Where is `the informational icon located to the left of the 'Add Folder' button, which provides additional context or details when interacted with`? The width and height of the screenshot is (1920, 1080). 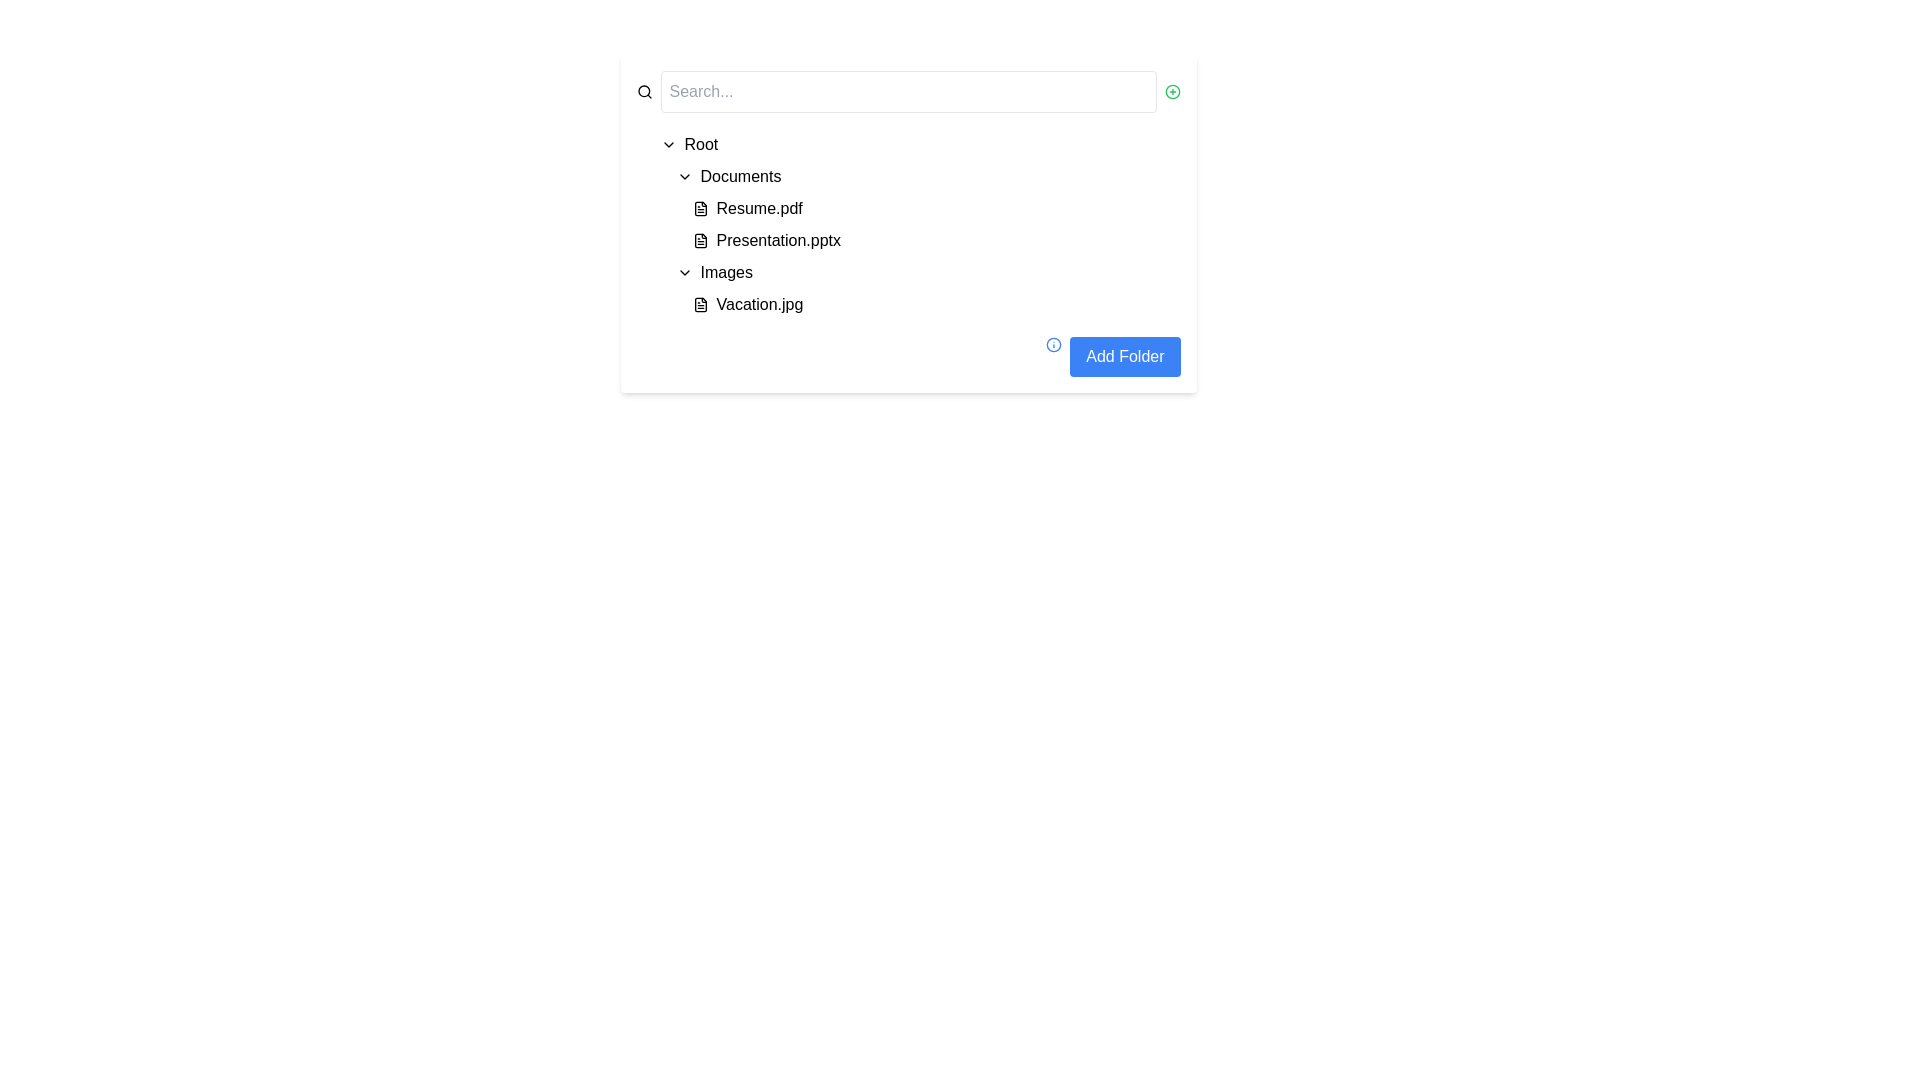
the informational icon located to the left of the 'Add Folder' button, which provides additional context or details when interacted with is located at coordinates (1053, 343).